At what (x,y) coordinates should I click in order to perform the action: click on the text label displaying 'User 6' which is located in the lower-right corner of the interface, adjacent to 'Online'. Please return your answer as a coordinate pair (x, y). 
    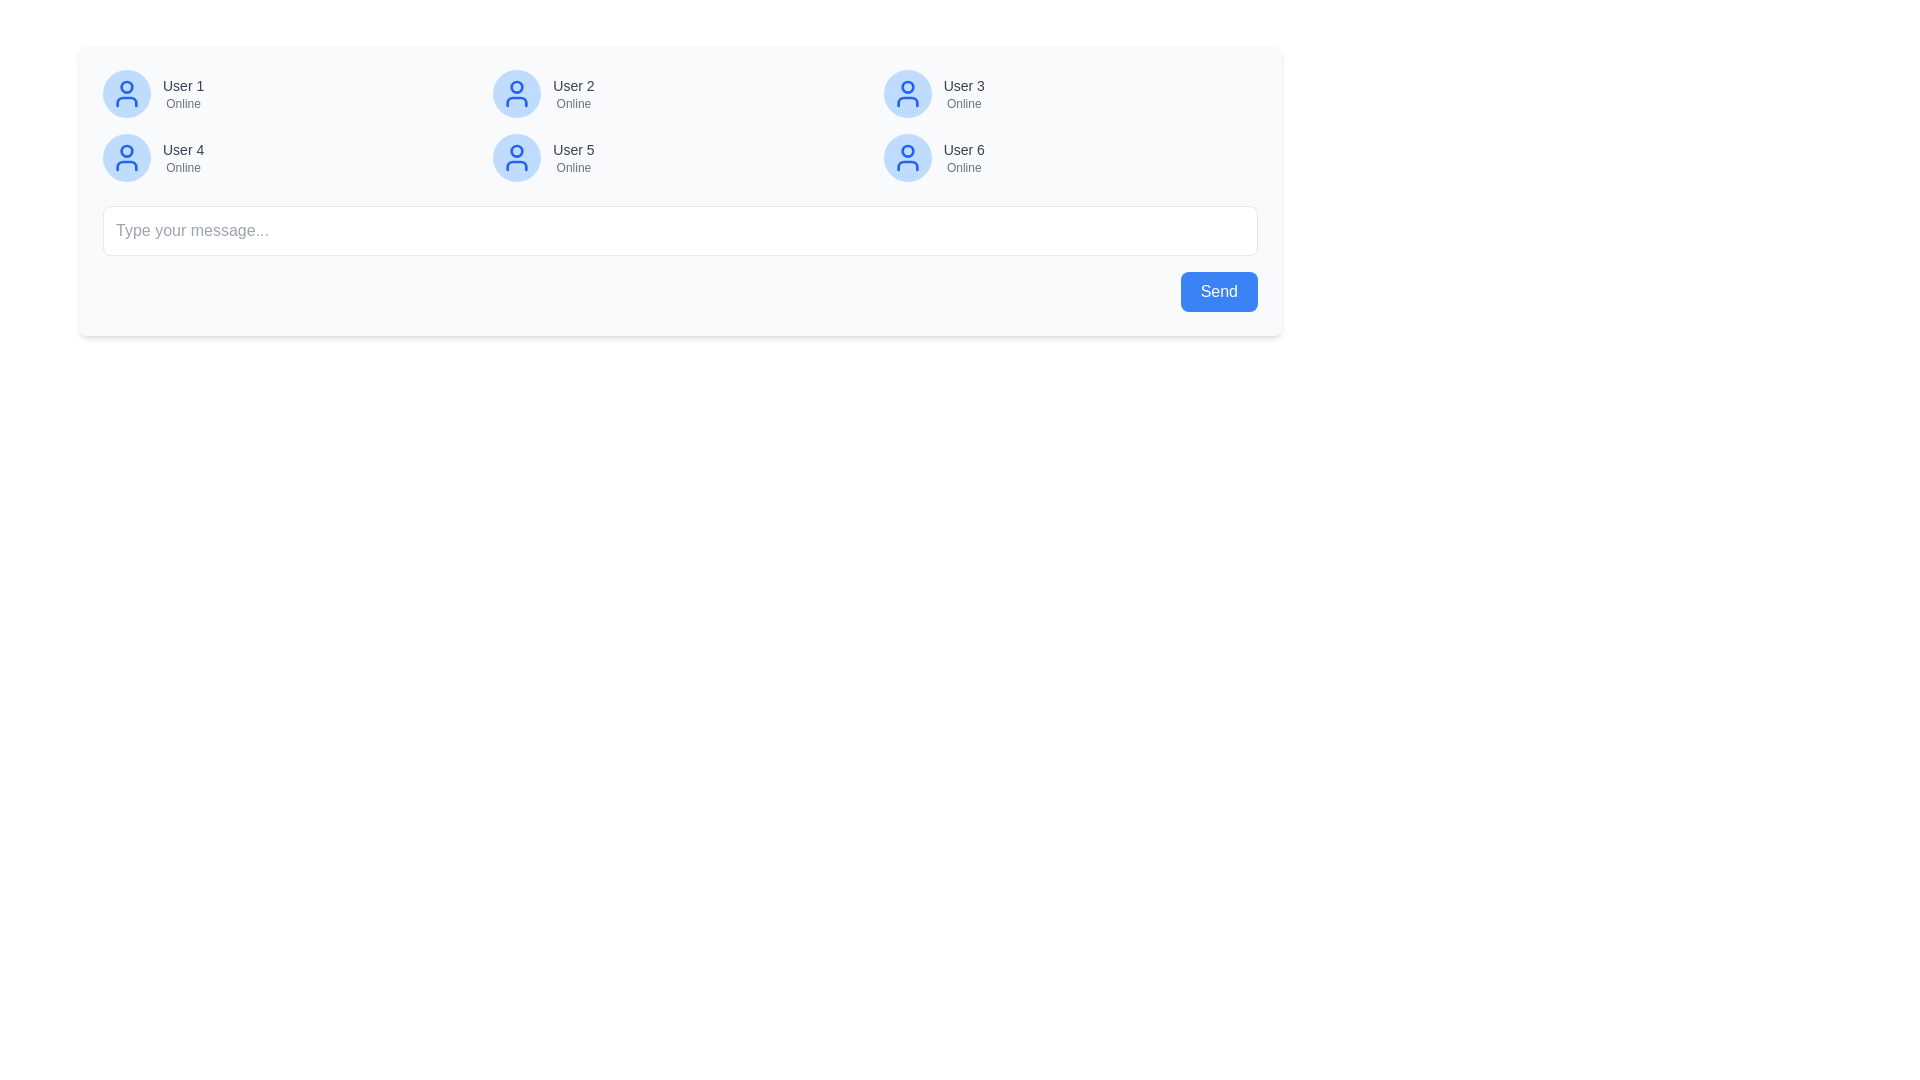
    Looking at the image, I should click on (964, 149).